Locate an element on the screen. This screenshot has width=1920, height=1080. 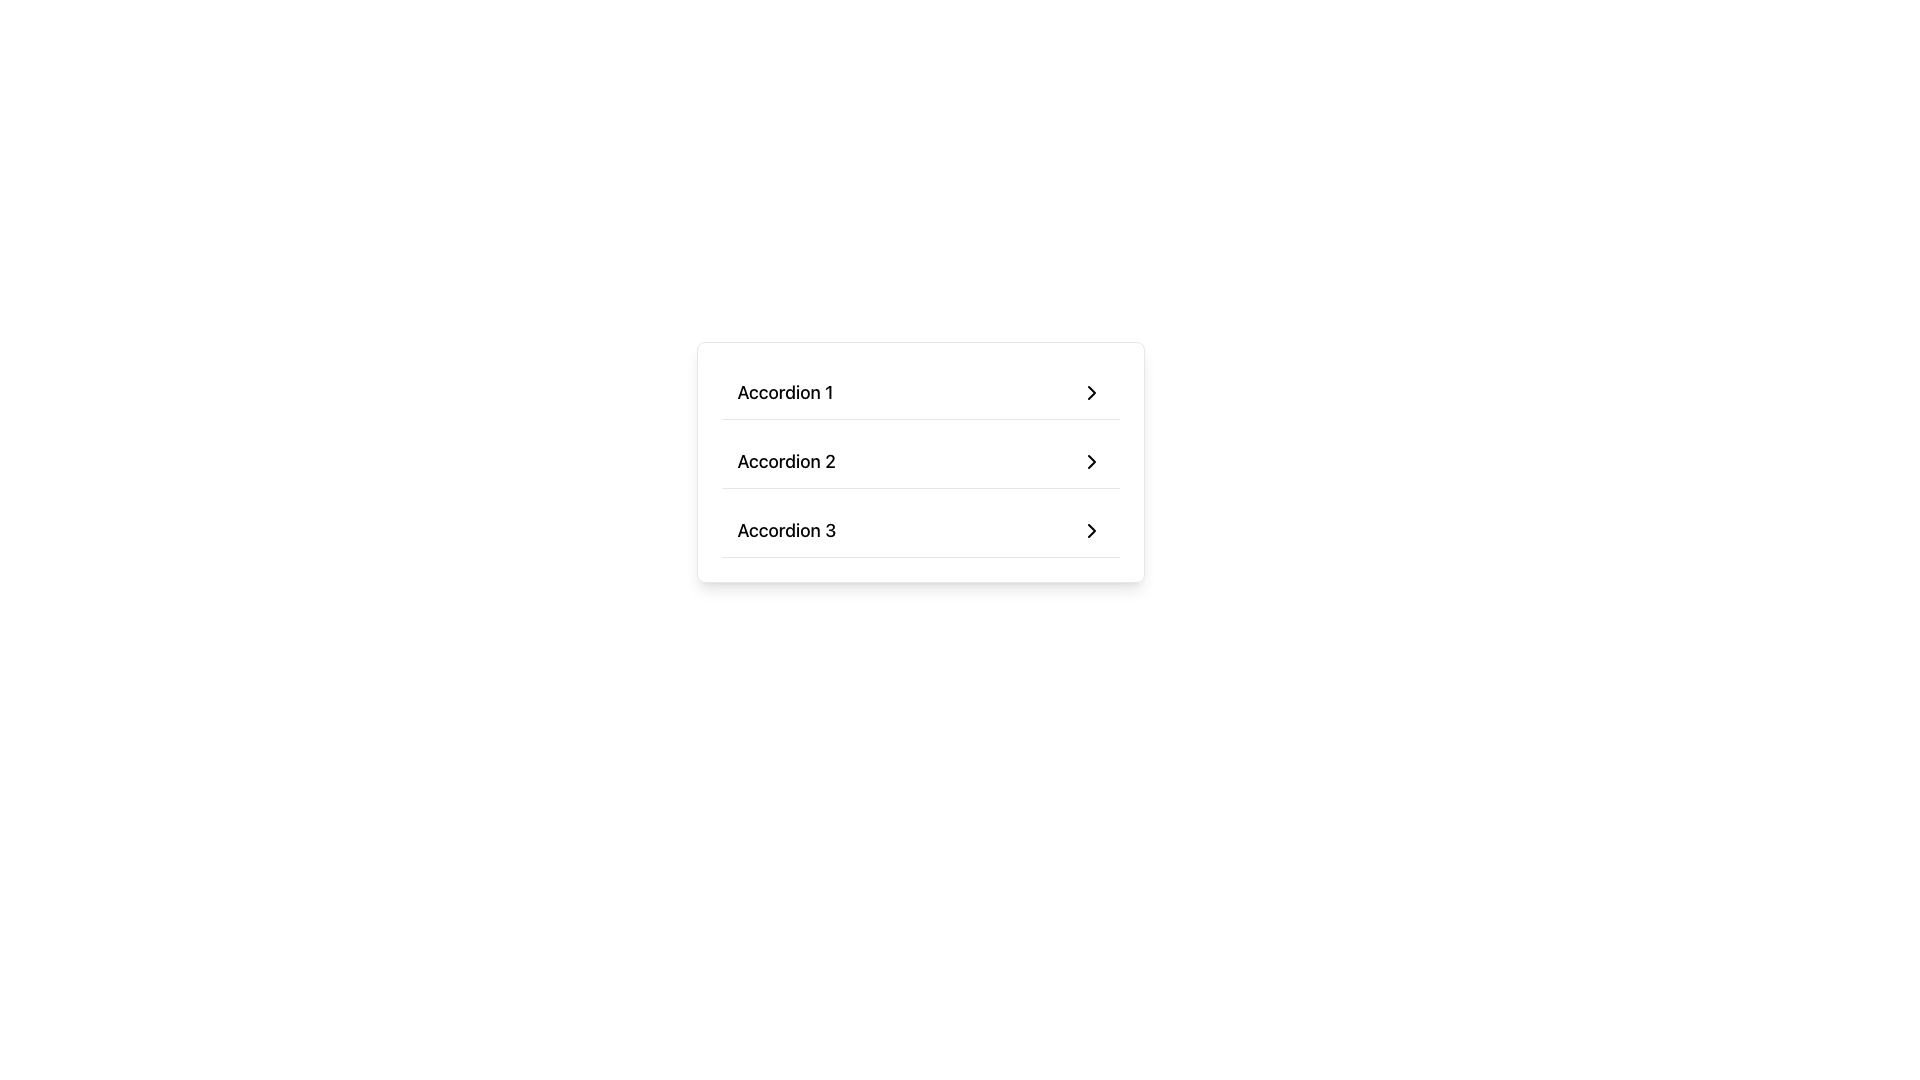
the small right-pointing chevron icon with a thin black outline, located adjacent to the text 'Accordion 1', to interact with the accordion is located at coordinates (1090, 393).